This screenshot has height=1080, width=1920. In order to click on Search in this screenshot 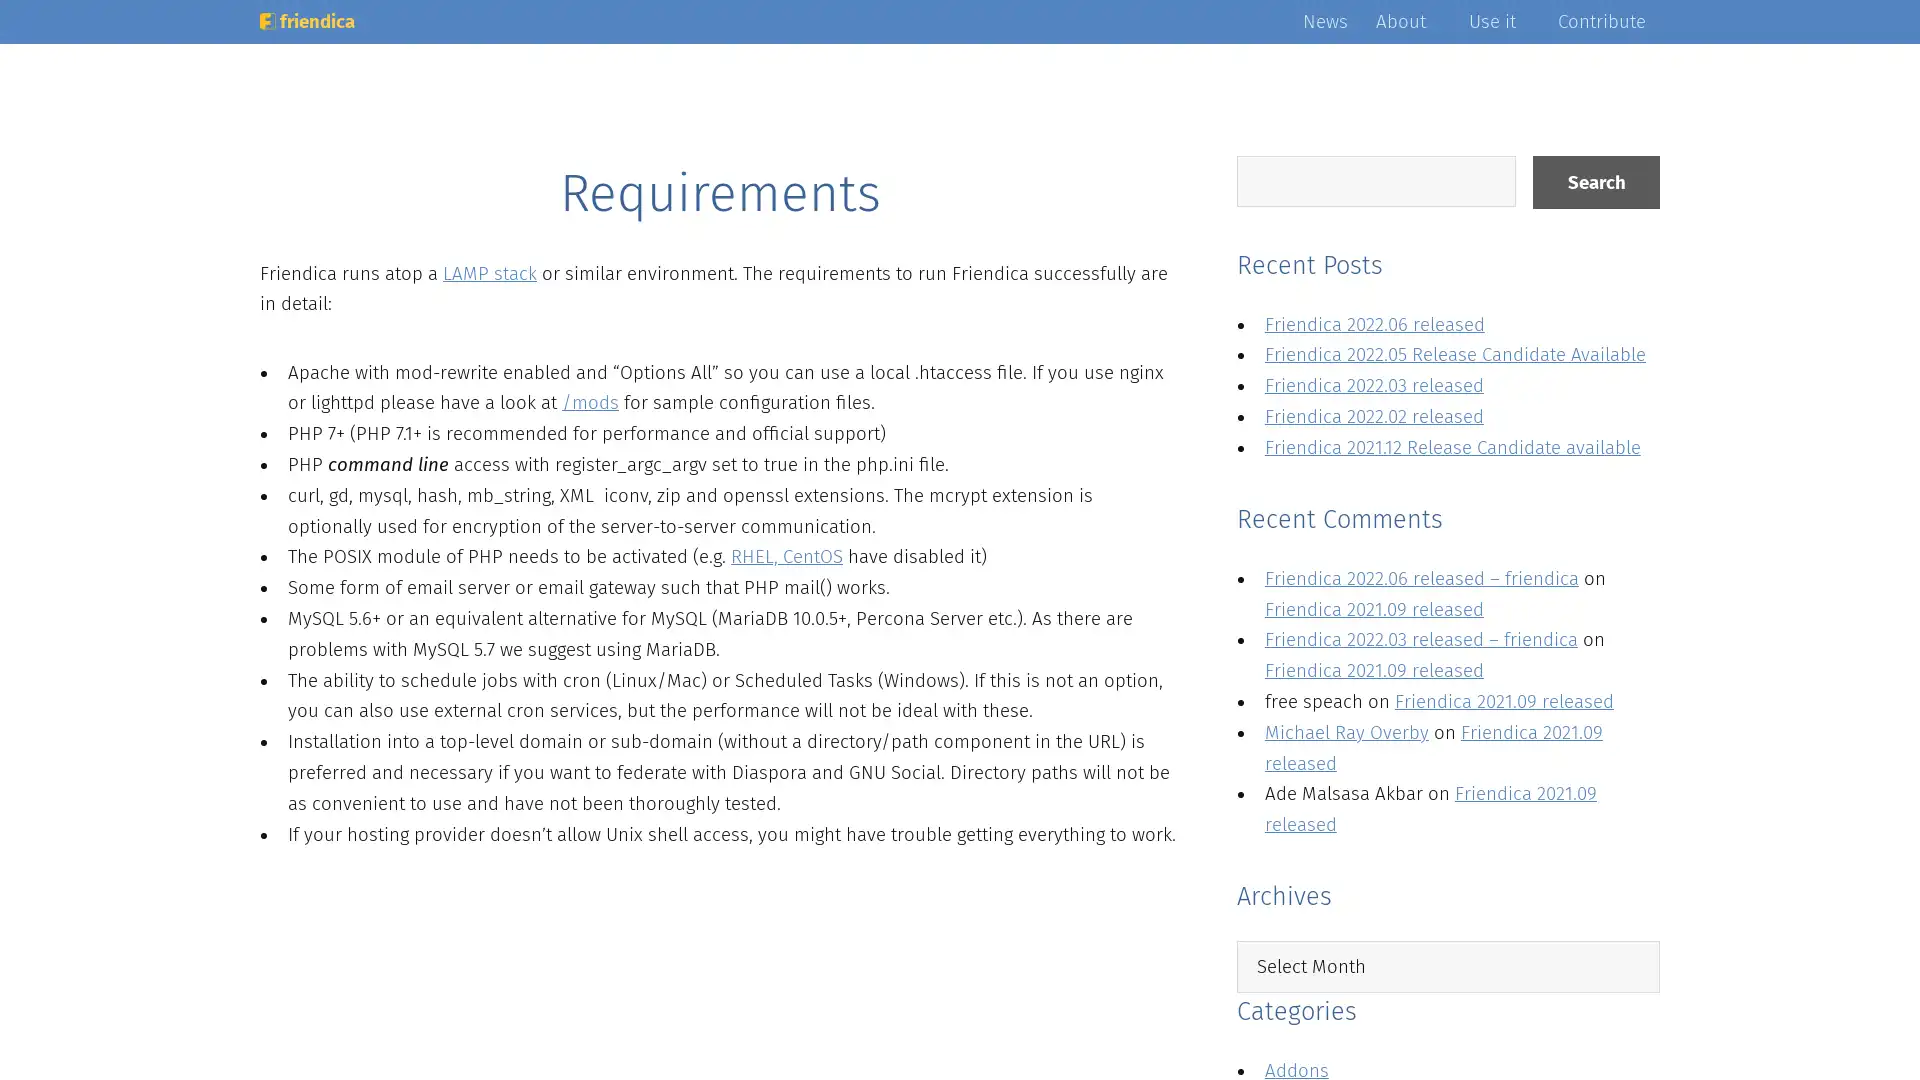, I will do `click(1595, 182)`.